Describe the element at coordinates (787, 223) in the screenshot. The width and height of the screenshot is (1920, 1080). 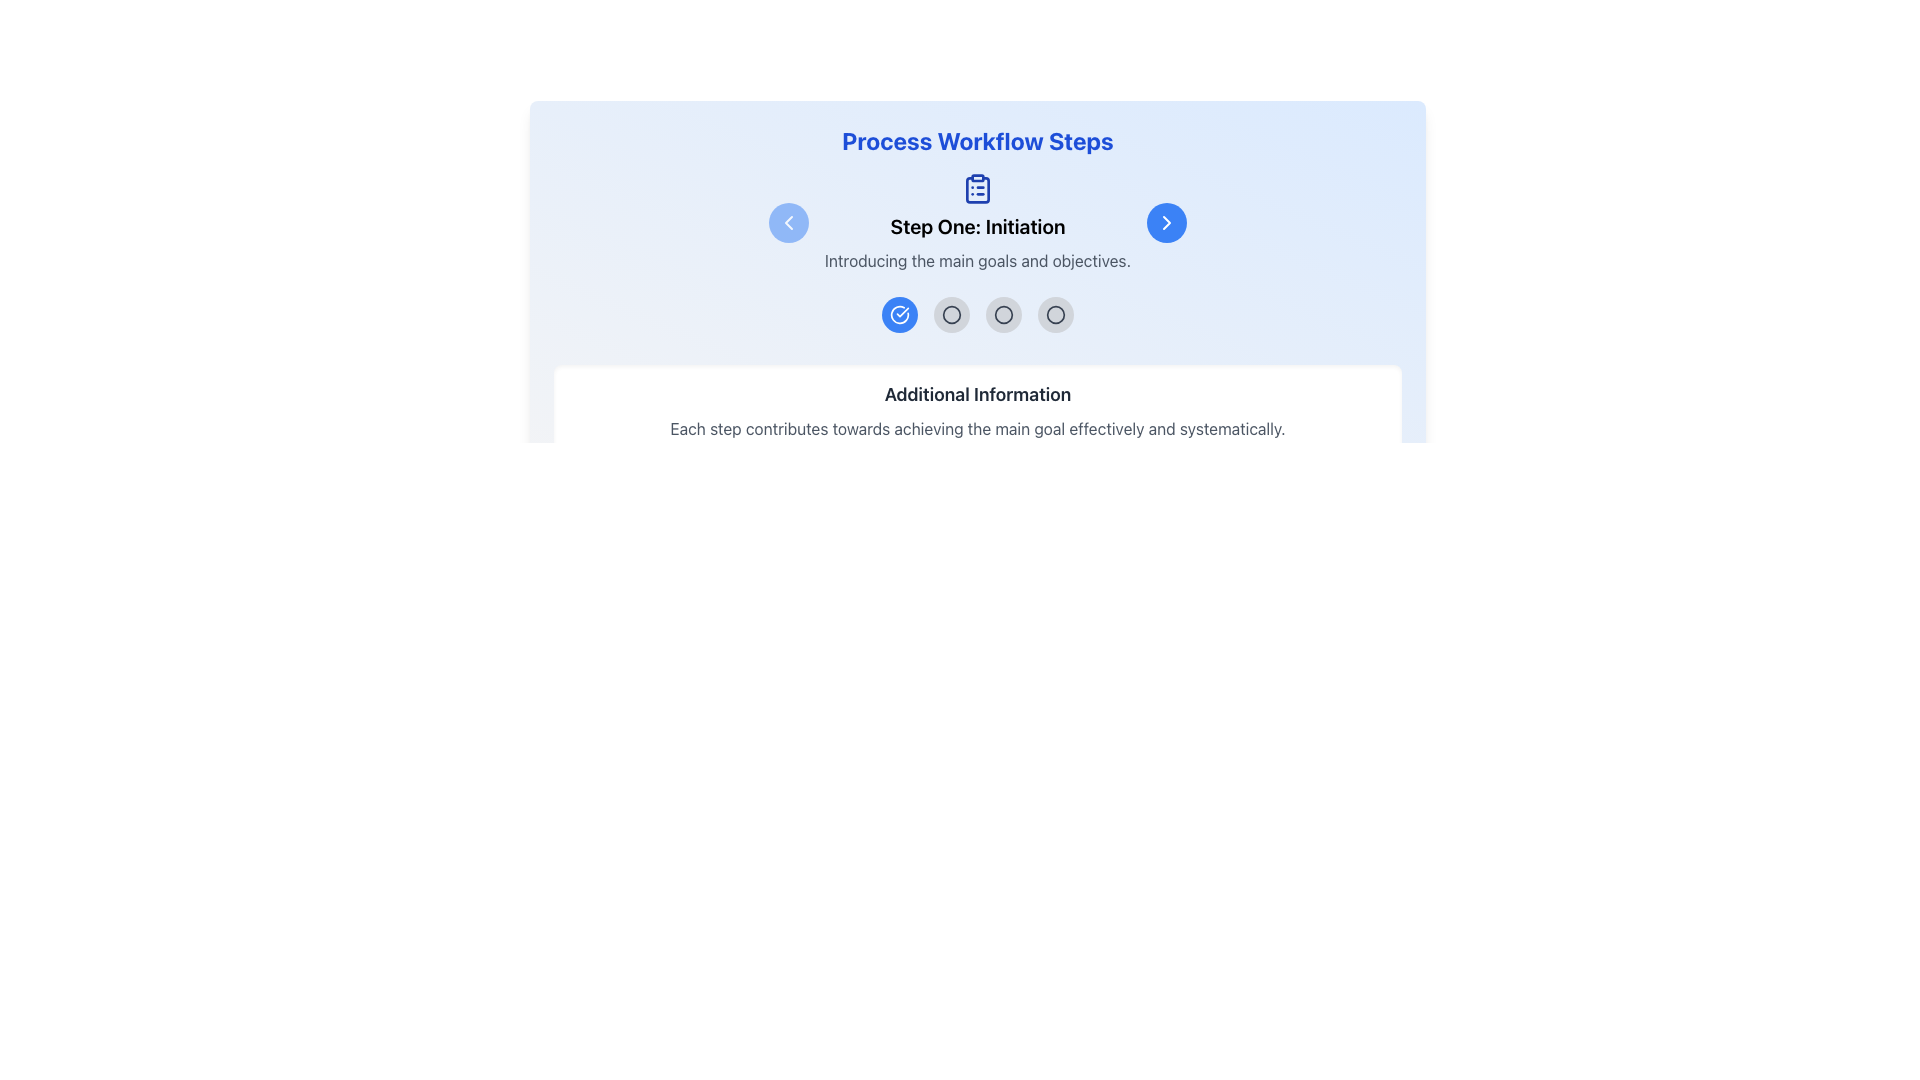
I see `the minimalist left-arrow icon button located immediately to the left of the 'Step One: Initiation' heading` at that location.